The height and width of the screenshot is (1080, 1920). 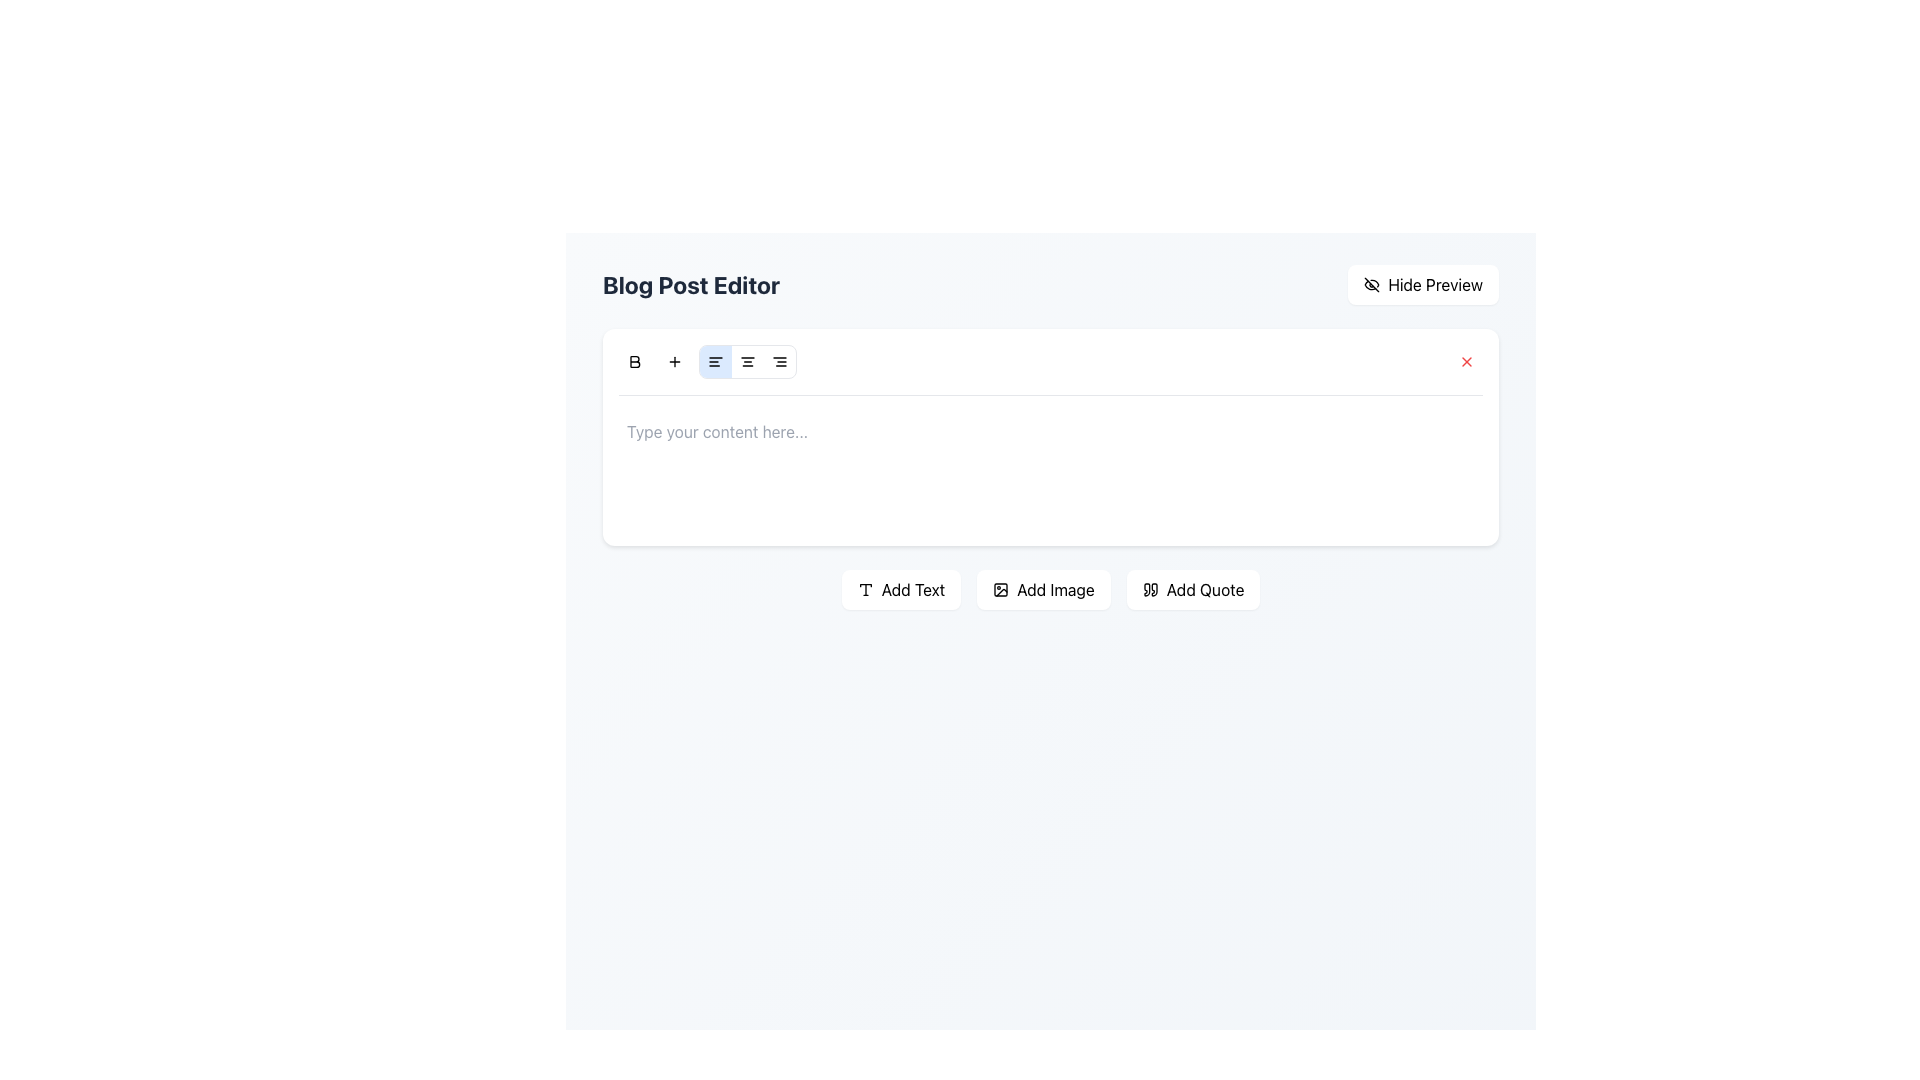 What do you see at coordinates (900, 589) in the screenshot?
I see `the 'Add Text' button located centrally near the bottom of the editor interface for keyboard interaction` at bounding box center [900, 589].